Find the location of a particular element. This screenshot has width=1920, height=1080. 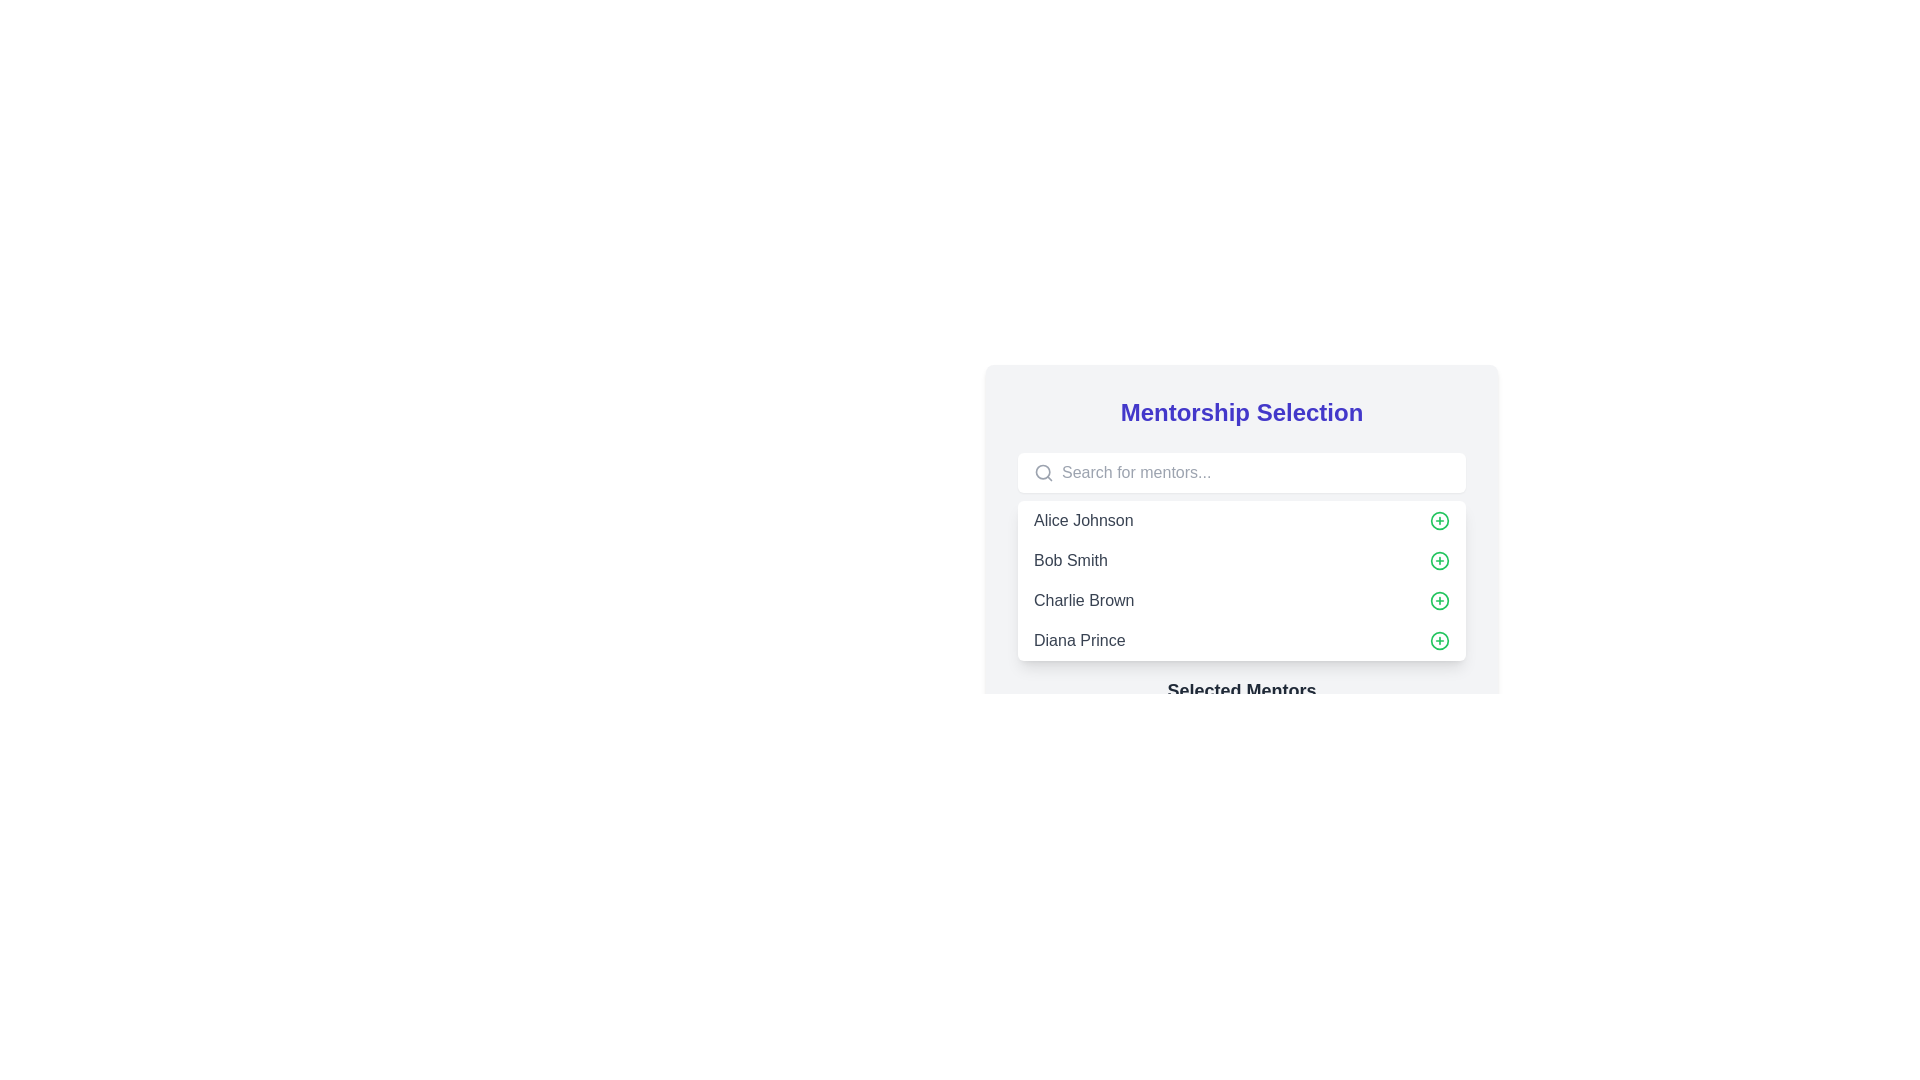

text element displaying 'Selected Mentors', which is styled in bold dark gray and located at the bottom of the 'Mentorship Selection' interface is located at coordinates (1241, 689).